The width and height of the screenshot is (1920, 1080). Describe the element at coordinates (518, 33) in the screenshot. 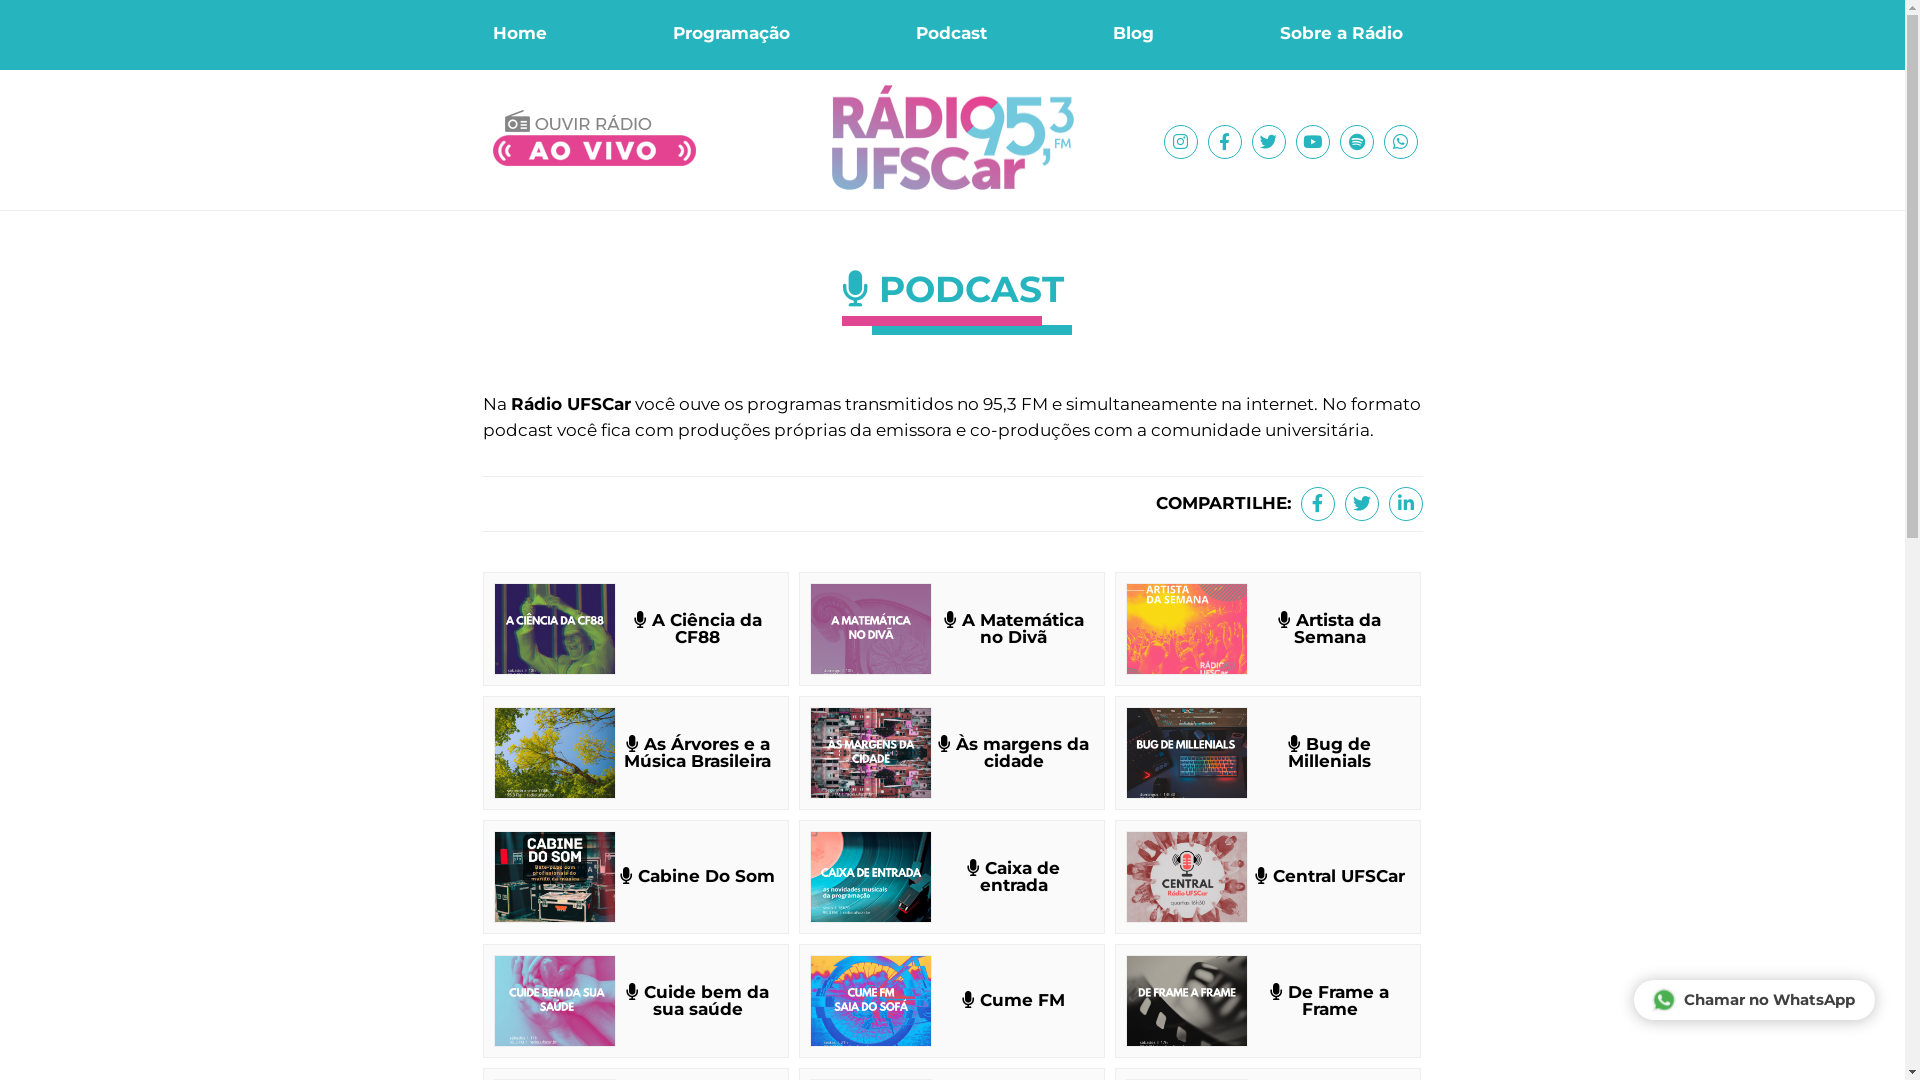

I see `'Home'` at that location.